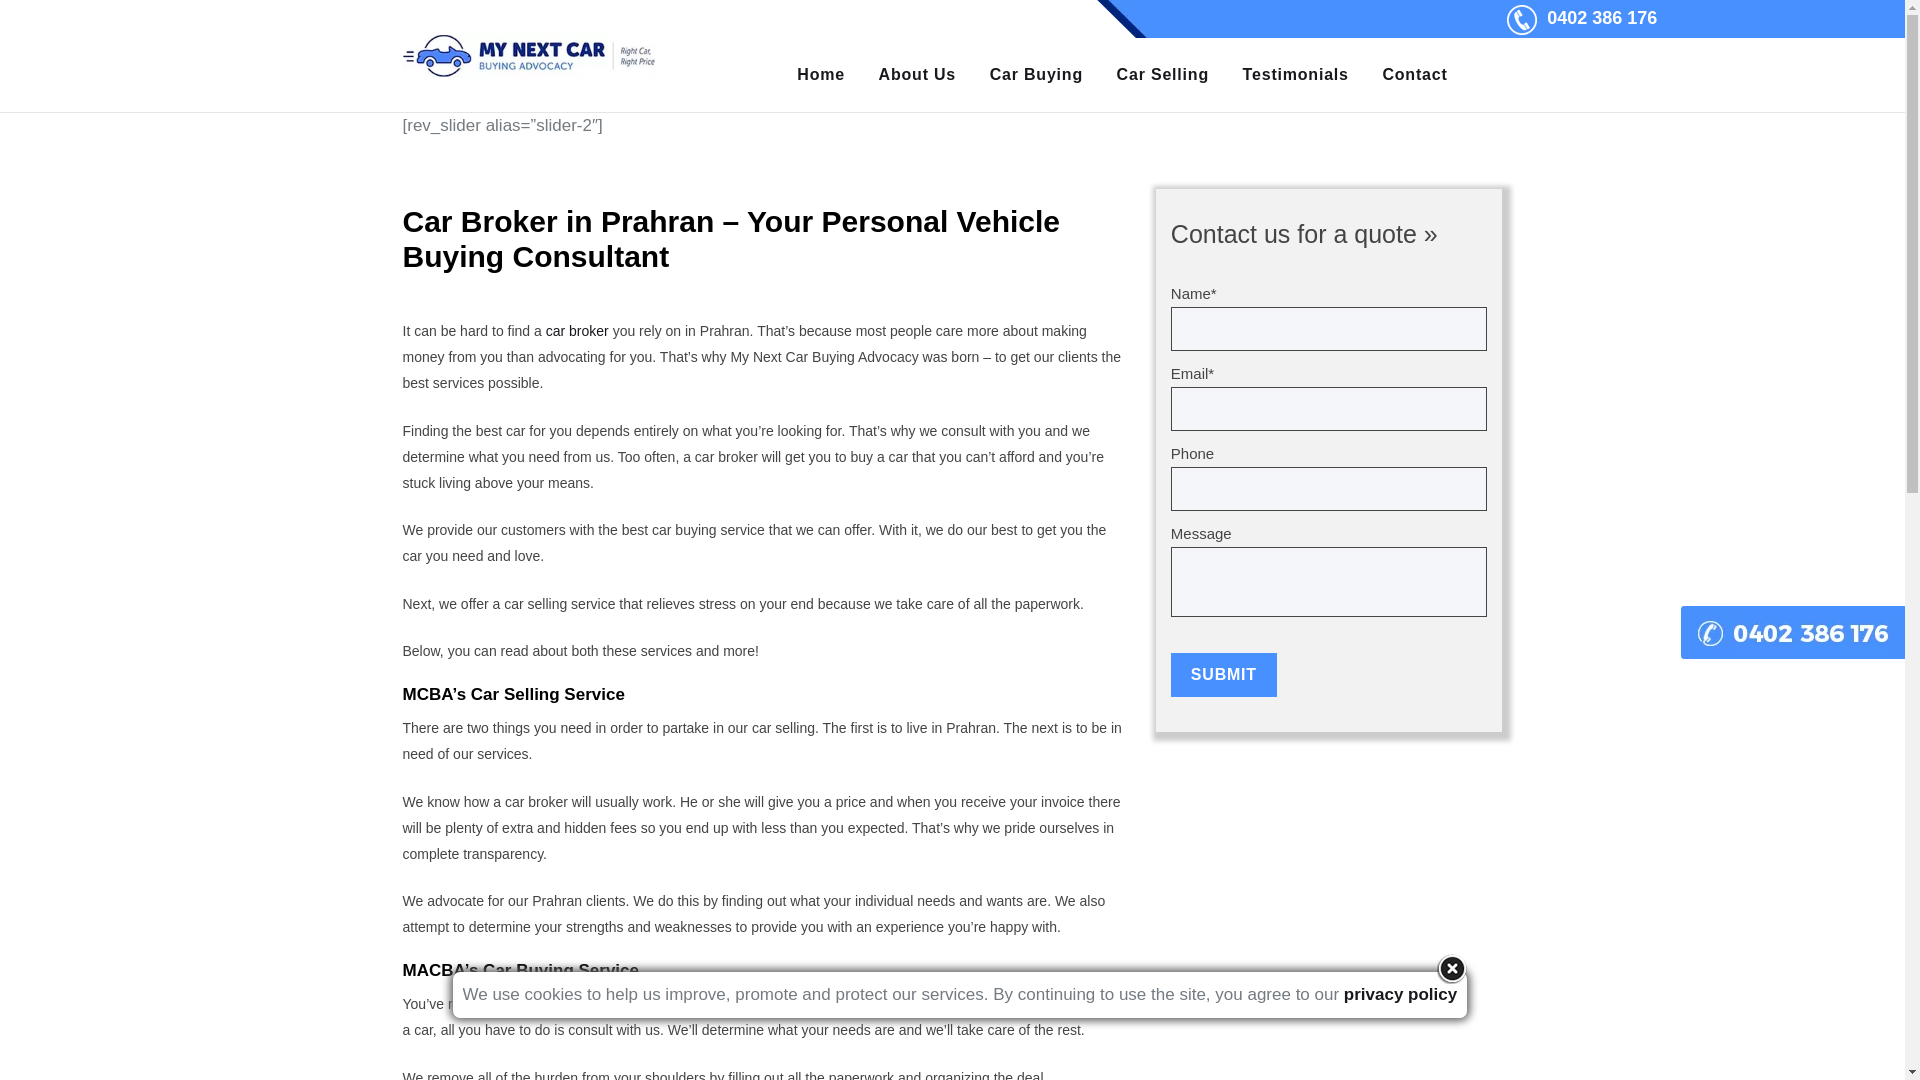 This screenshot has width=1920, height=1080. What do you see at coordinates (1296, 73) in the screenshot?
I see `'Testimonials'` at bounding box center [1296, 73].